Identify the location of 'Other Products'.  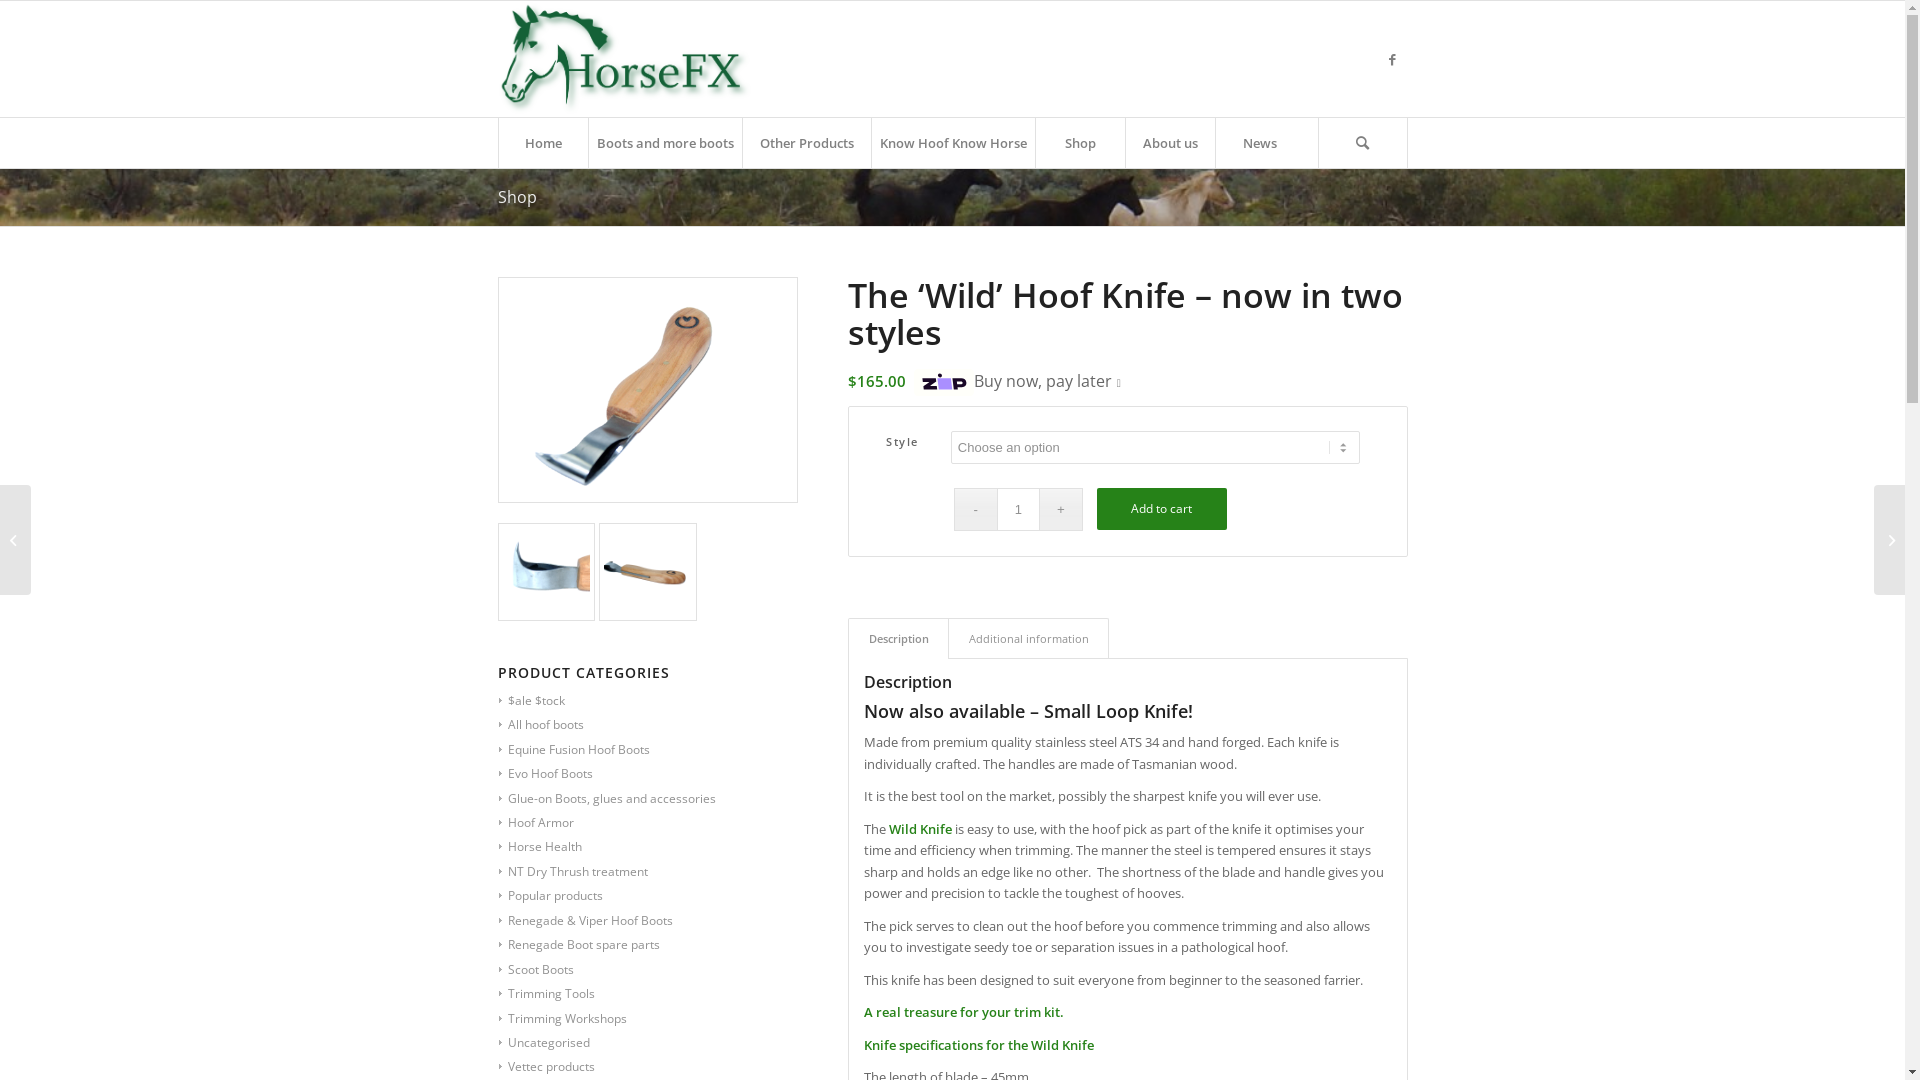
(806, 141).